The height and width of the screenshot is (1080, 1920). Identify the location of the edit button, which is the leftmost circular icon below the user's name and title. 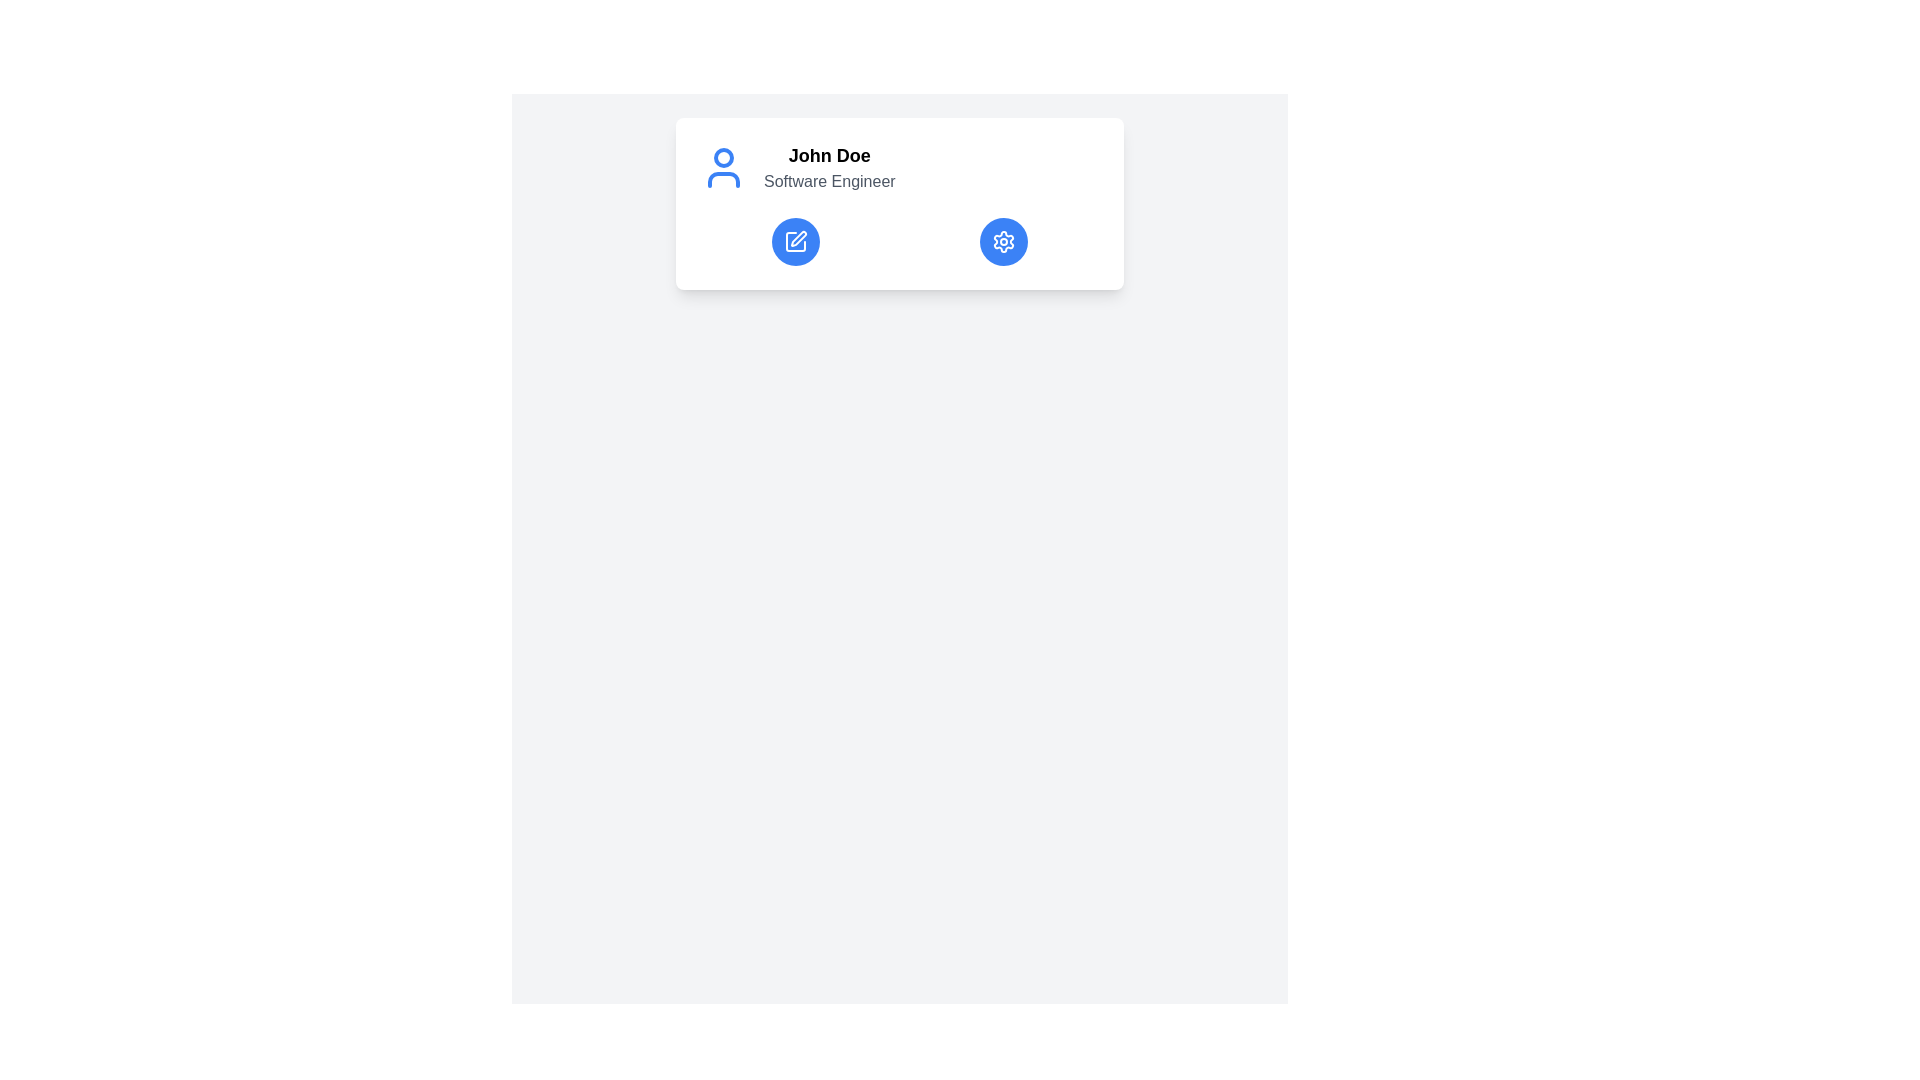
(795, 241).